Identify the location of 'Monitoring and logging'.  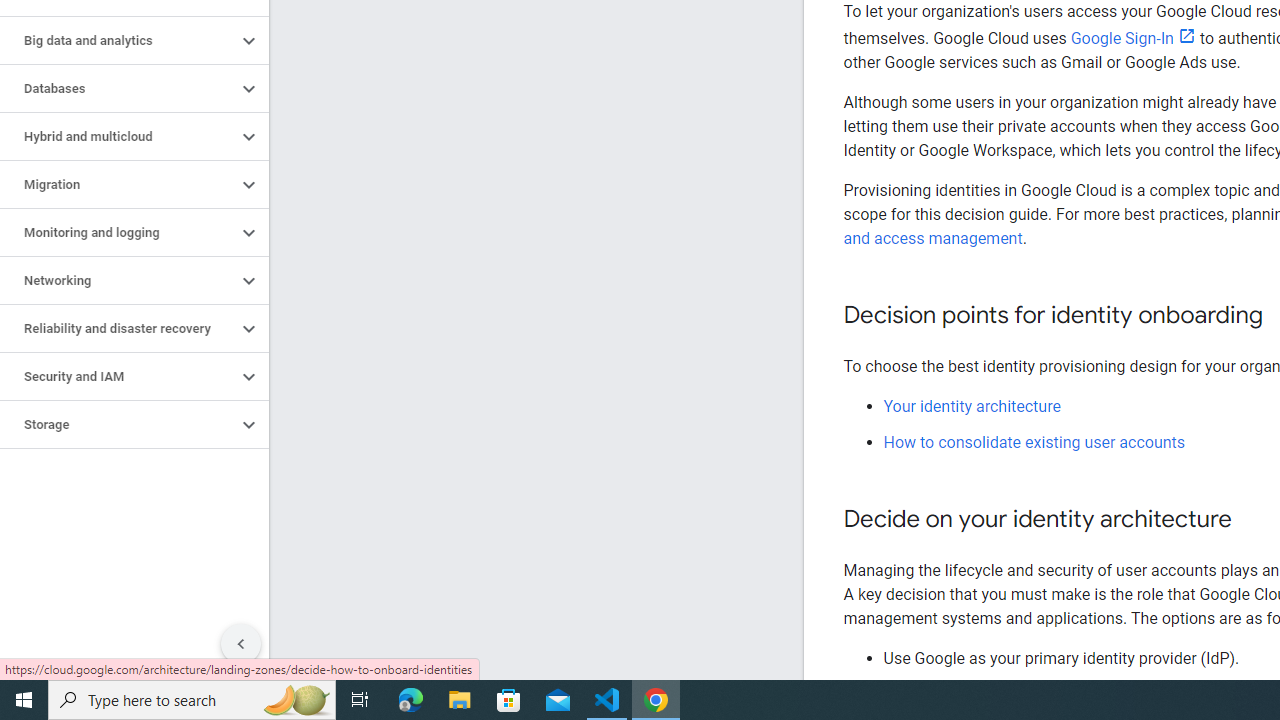
(117, 231).